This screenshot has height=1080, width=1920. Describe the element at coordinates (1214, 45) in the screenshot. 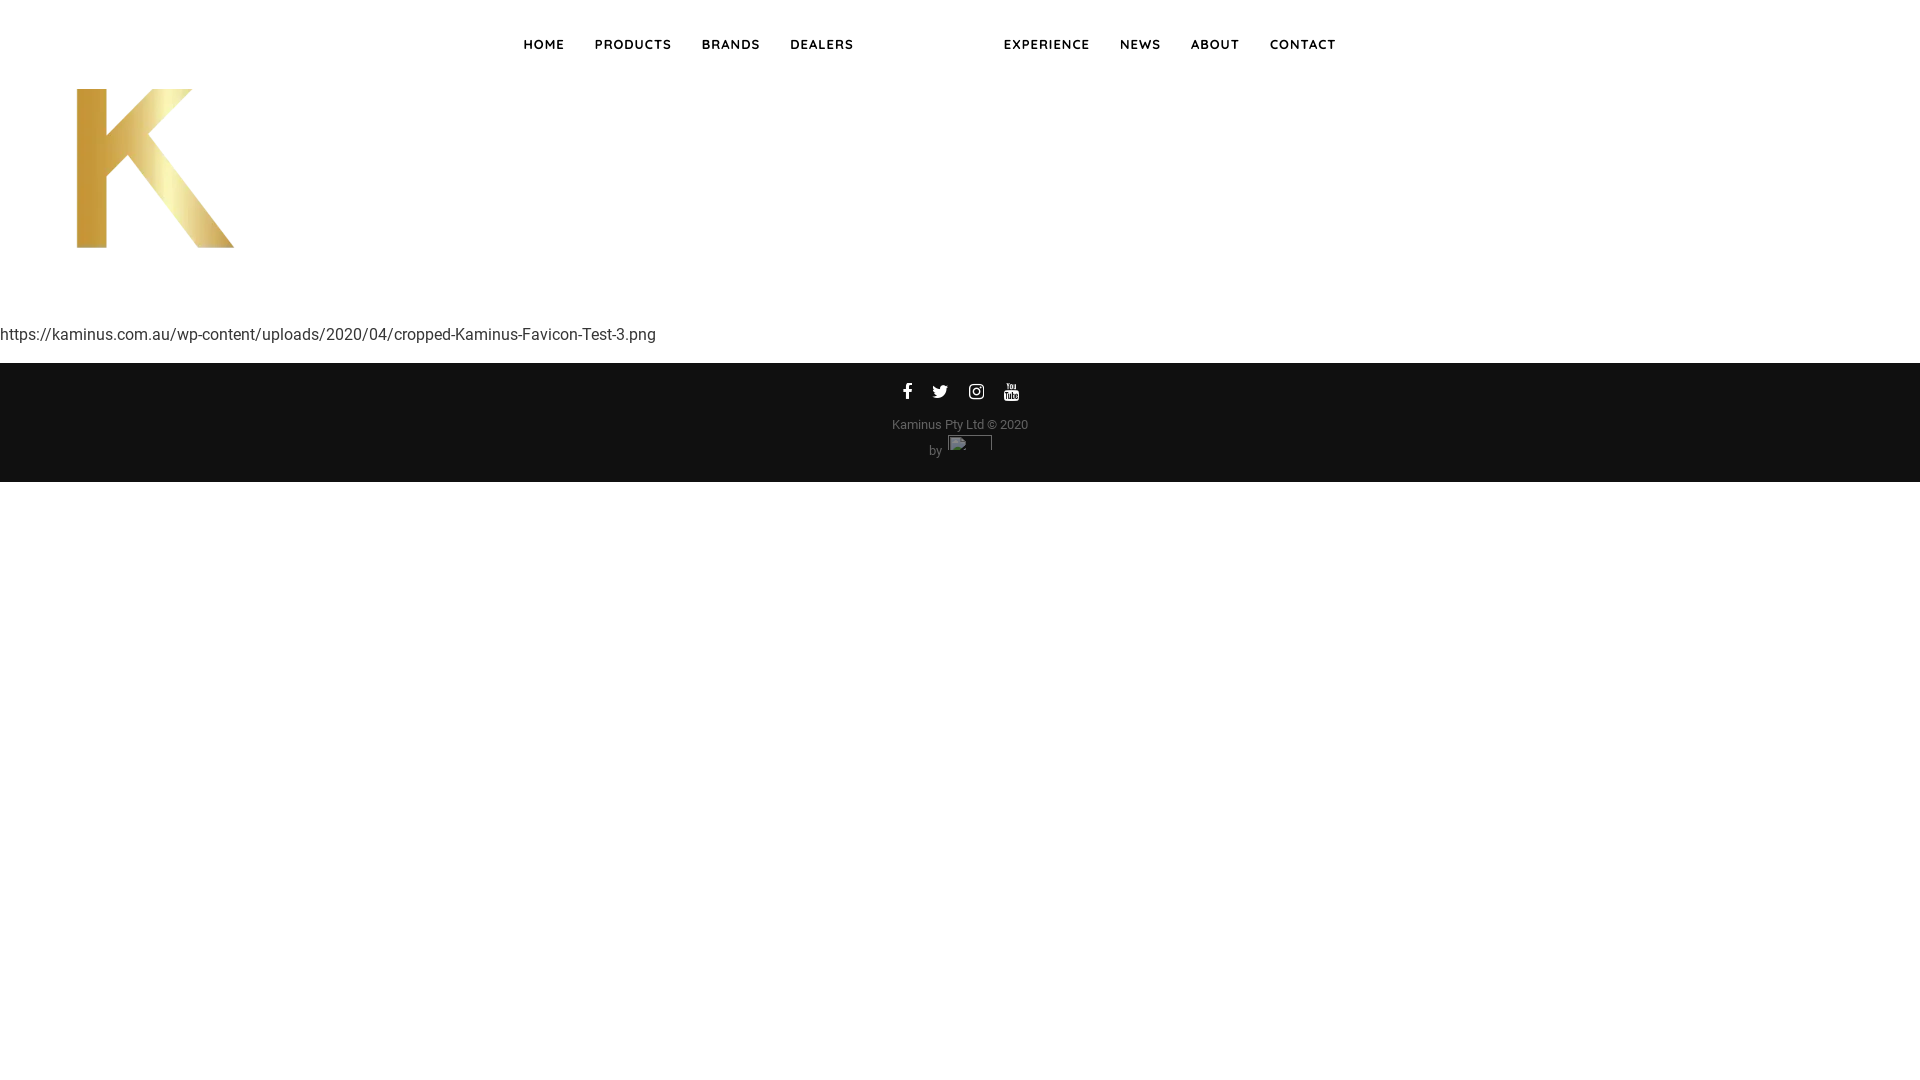

I see `'ABOUT'` at that location.